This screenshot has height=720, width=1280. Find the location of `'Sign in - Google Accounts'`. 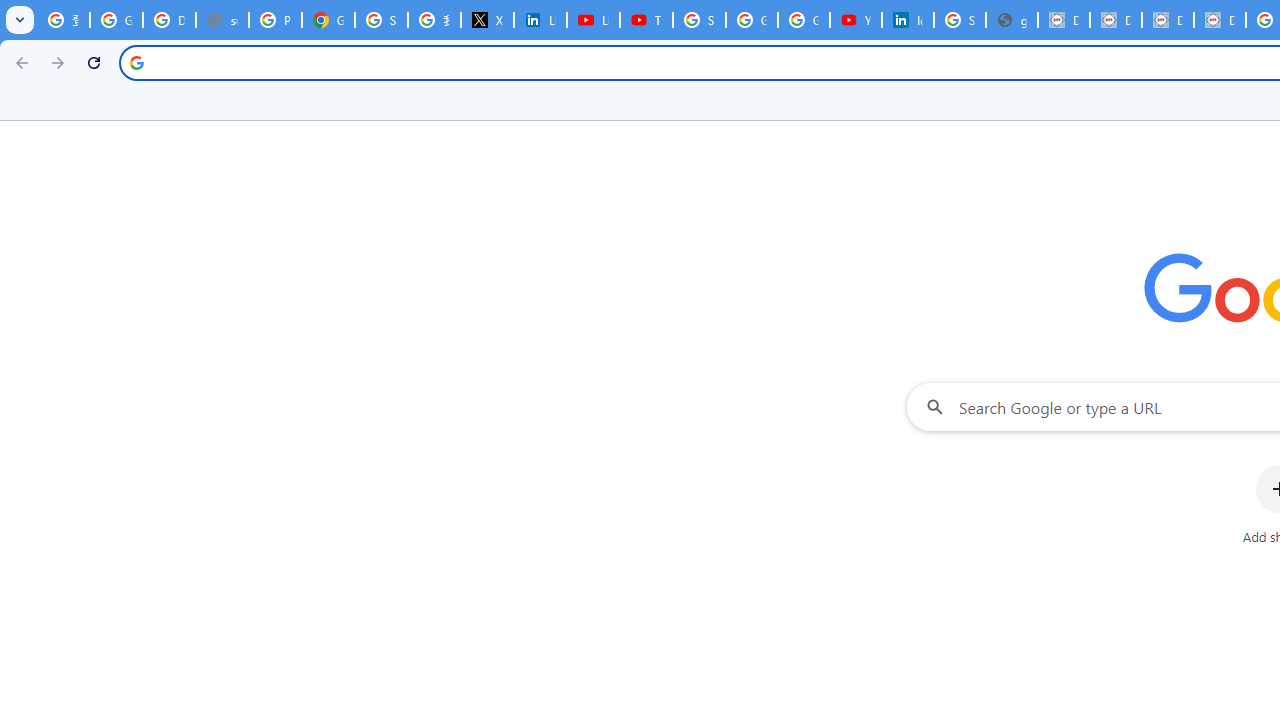

'Sign in - Google Accounts' is located at coordinates (699, 20).